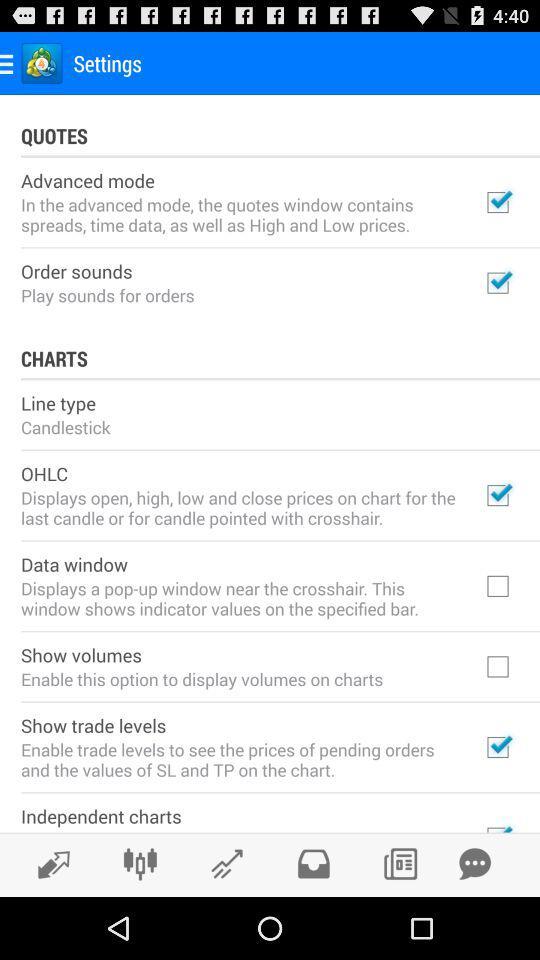 This screenshot has width=540, height=960. What do you see at coordinates (226, 924) in the screenshot?
I see `the edit icon` at bounding box center [226, 924].